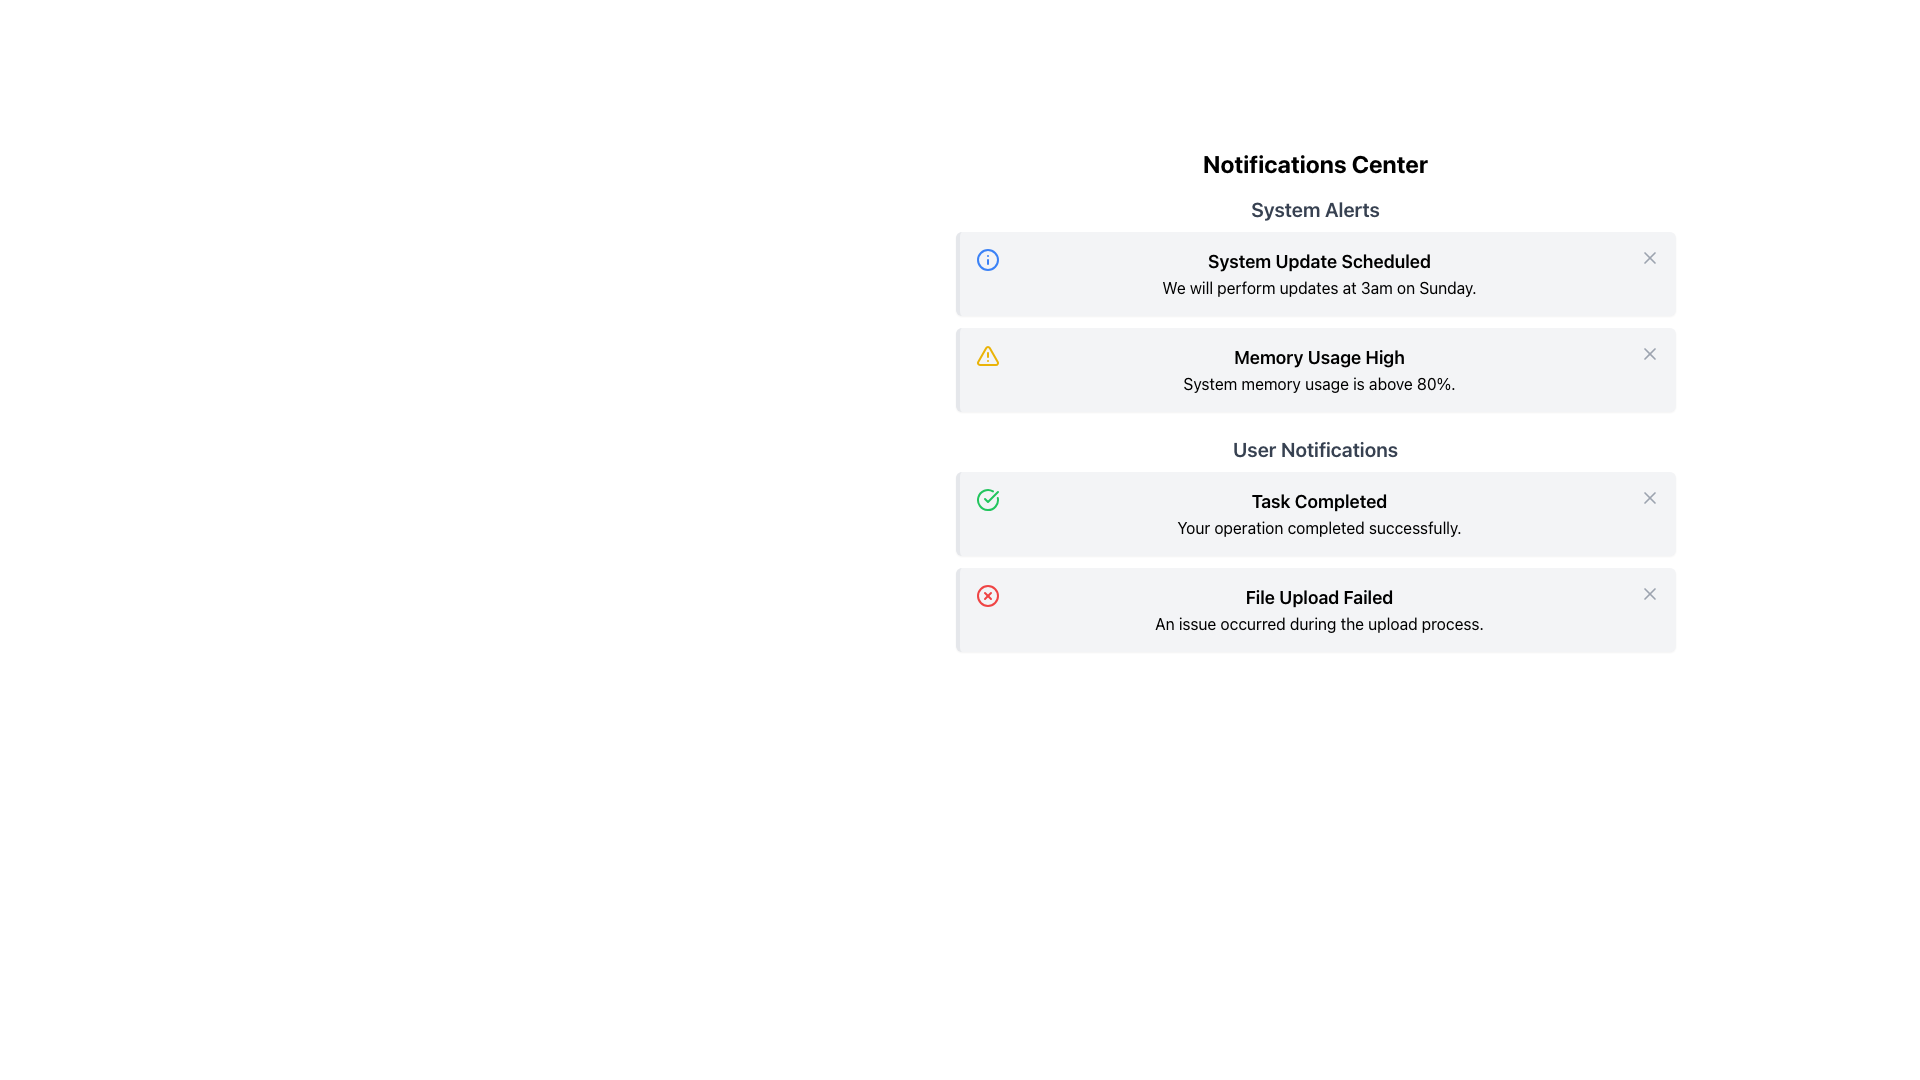 The height and width of the screenshot is (1080, 1920). Describe the element at coordinates (1319, 384) in the screenshot. I see `text area containing the message 'System memory usage is above 80%' which is located below the heading 'Memory Usage High' in the second notification card under the 'System Alerts' section` at that location.